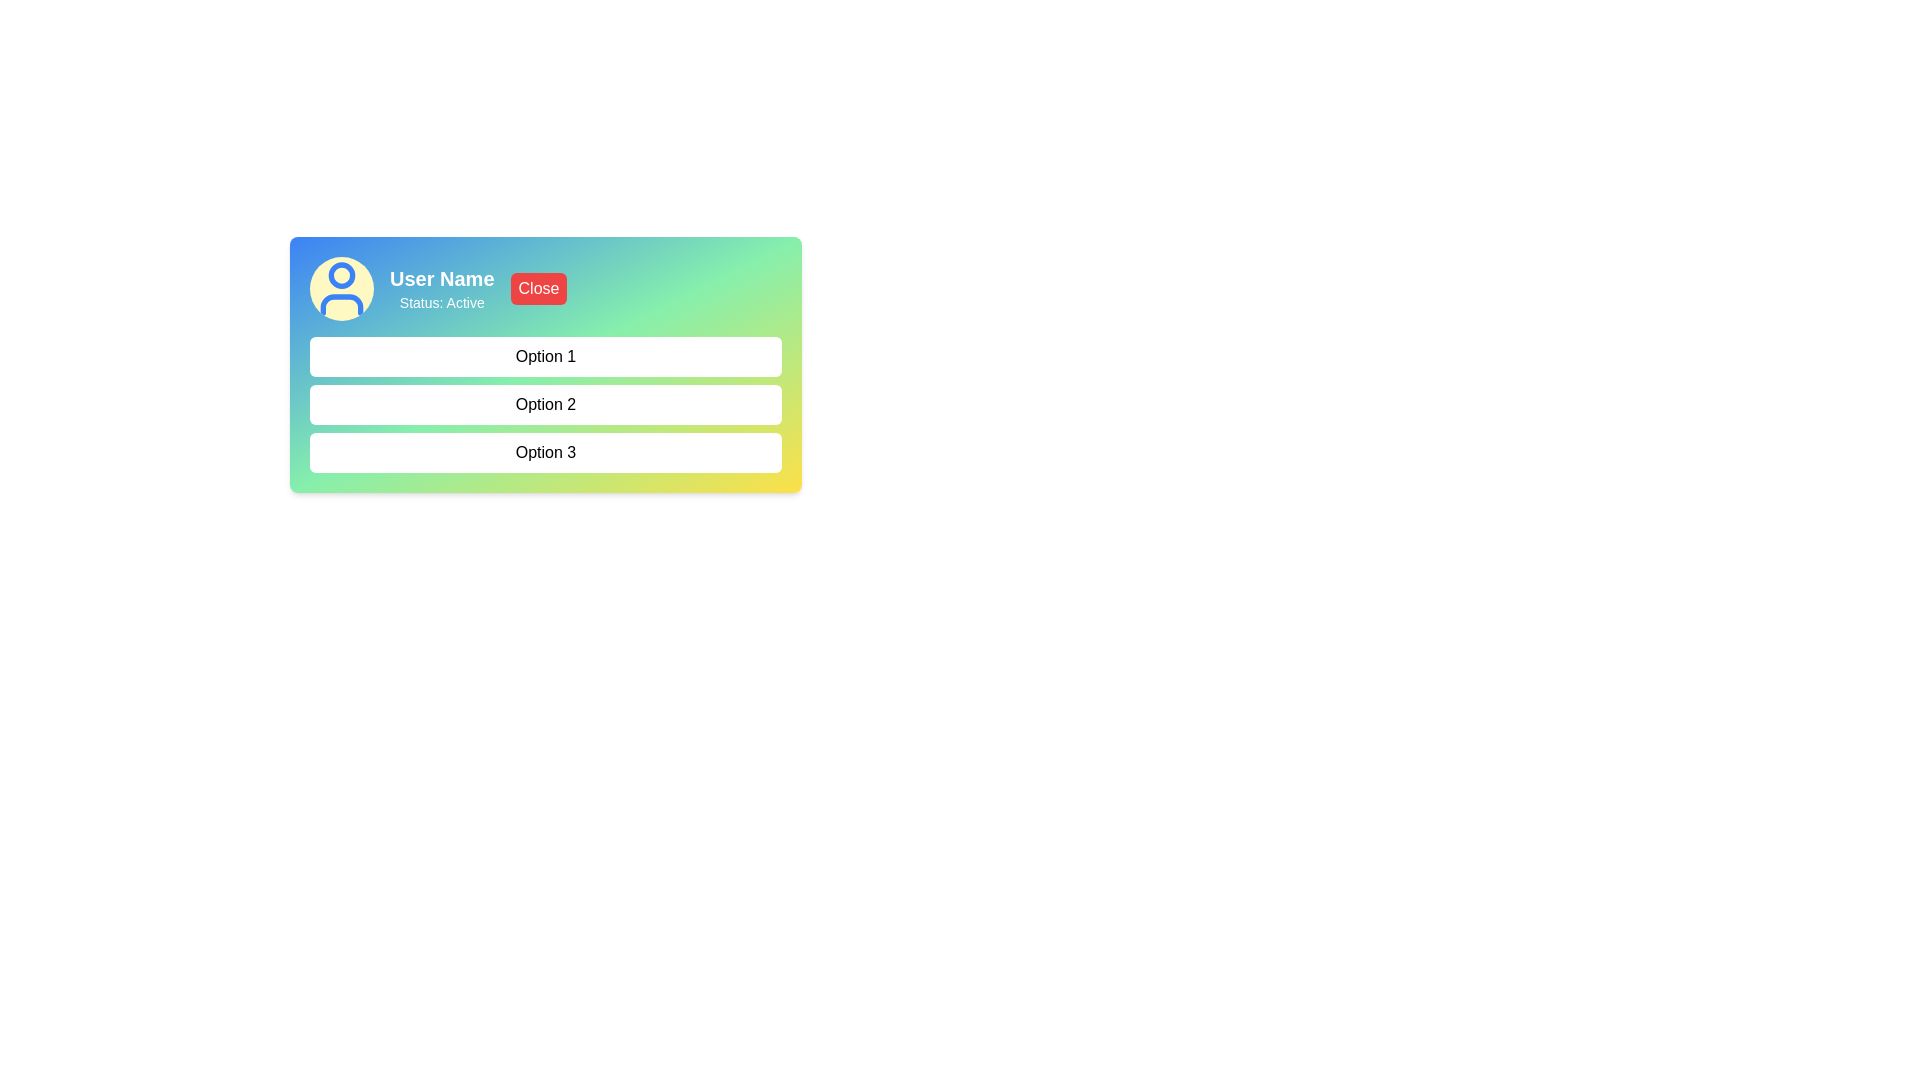 The image size is (1920, 1080). Describe the element at coordinates (341, 274) in the screenshot. I see `the SVG Circle that represents a badge or highlight within the user's avatar illustration, located centrally in the yellow circular avatar at the top-left corner of the user interface card` at that location.